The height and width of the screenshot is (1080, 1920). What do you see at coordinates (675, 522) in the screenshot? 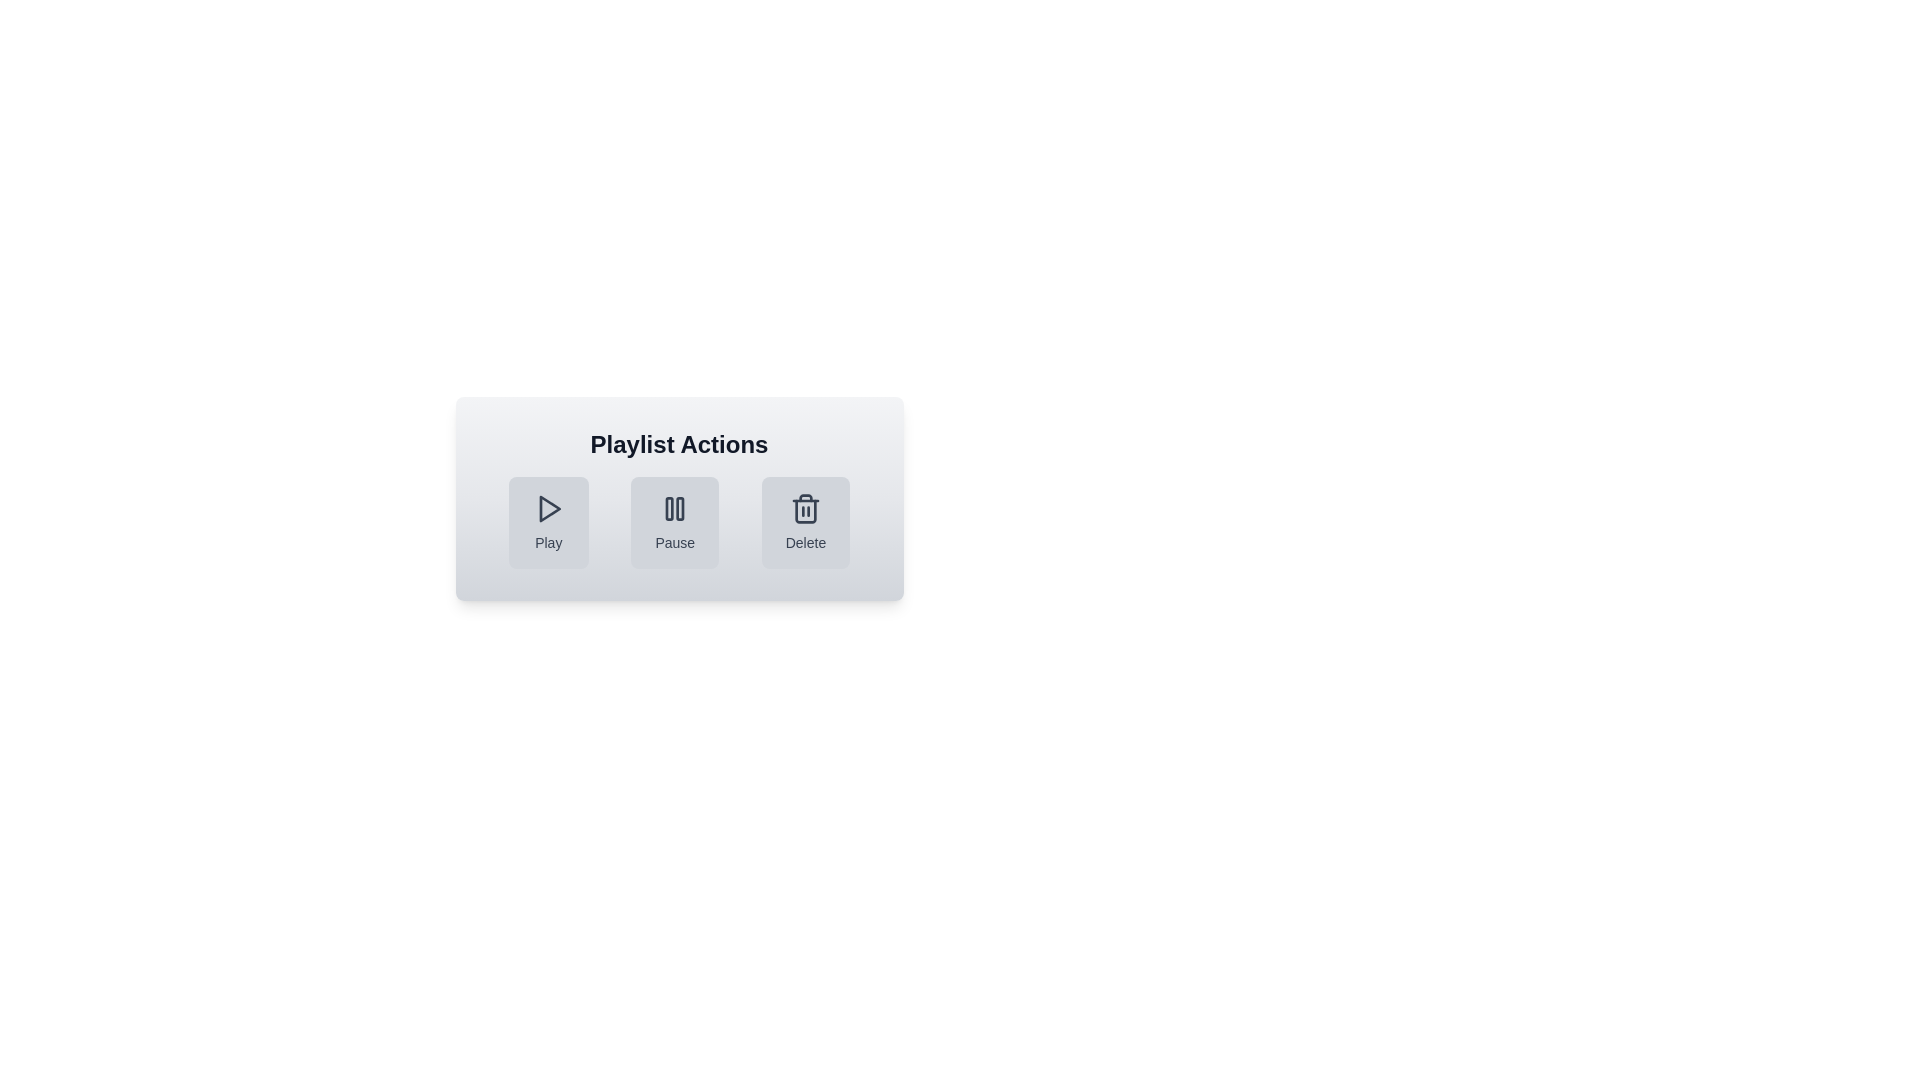
I see `the Pause button` at bounding box center [675, 522].